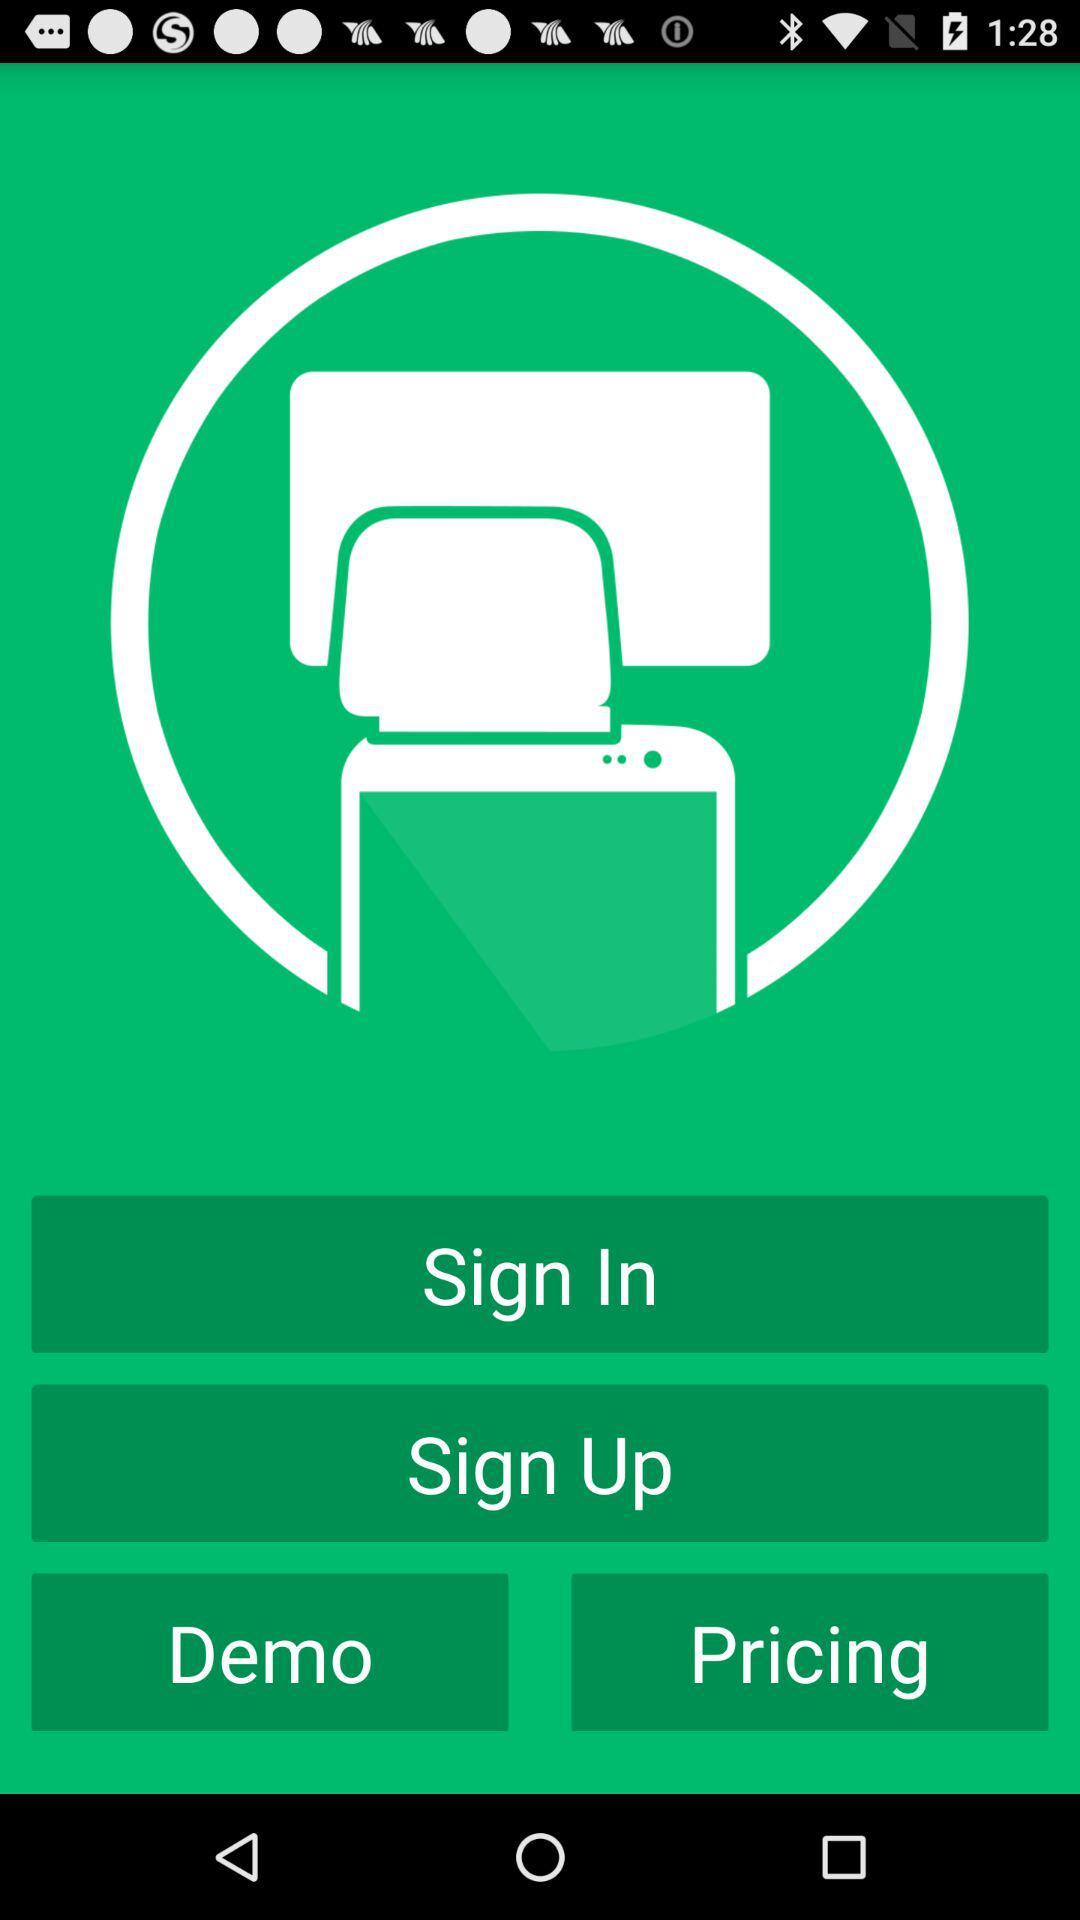 The height and width of the screenshot is (1920, 1080). What do you see at coordinates (270, 1652) in the screenshot?
I see `the item next to pricing app` at bounding box center [270, 1652].